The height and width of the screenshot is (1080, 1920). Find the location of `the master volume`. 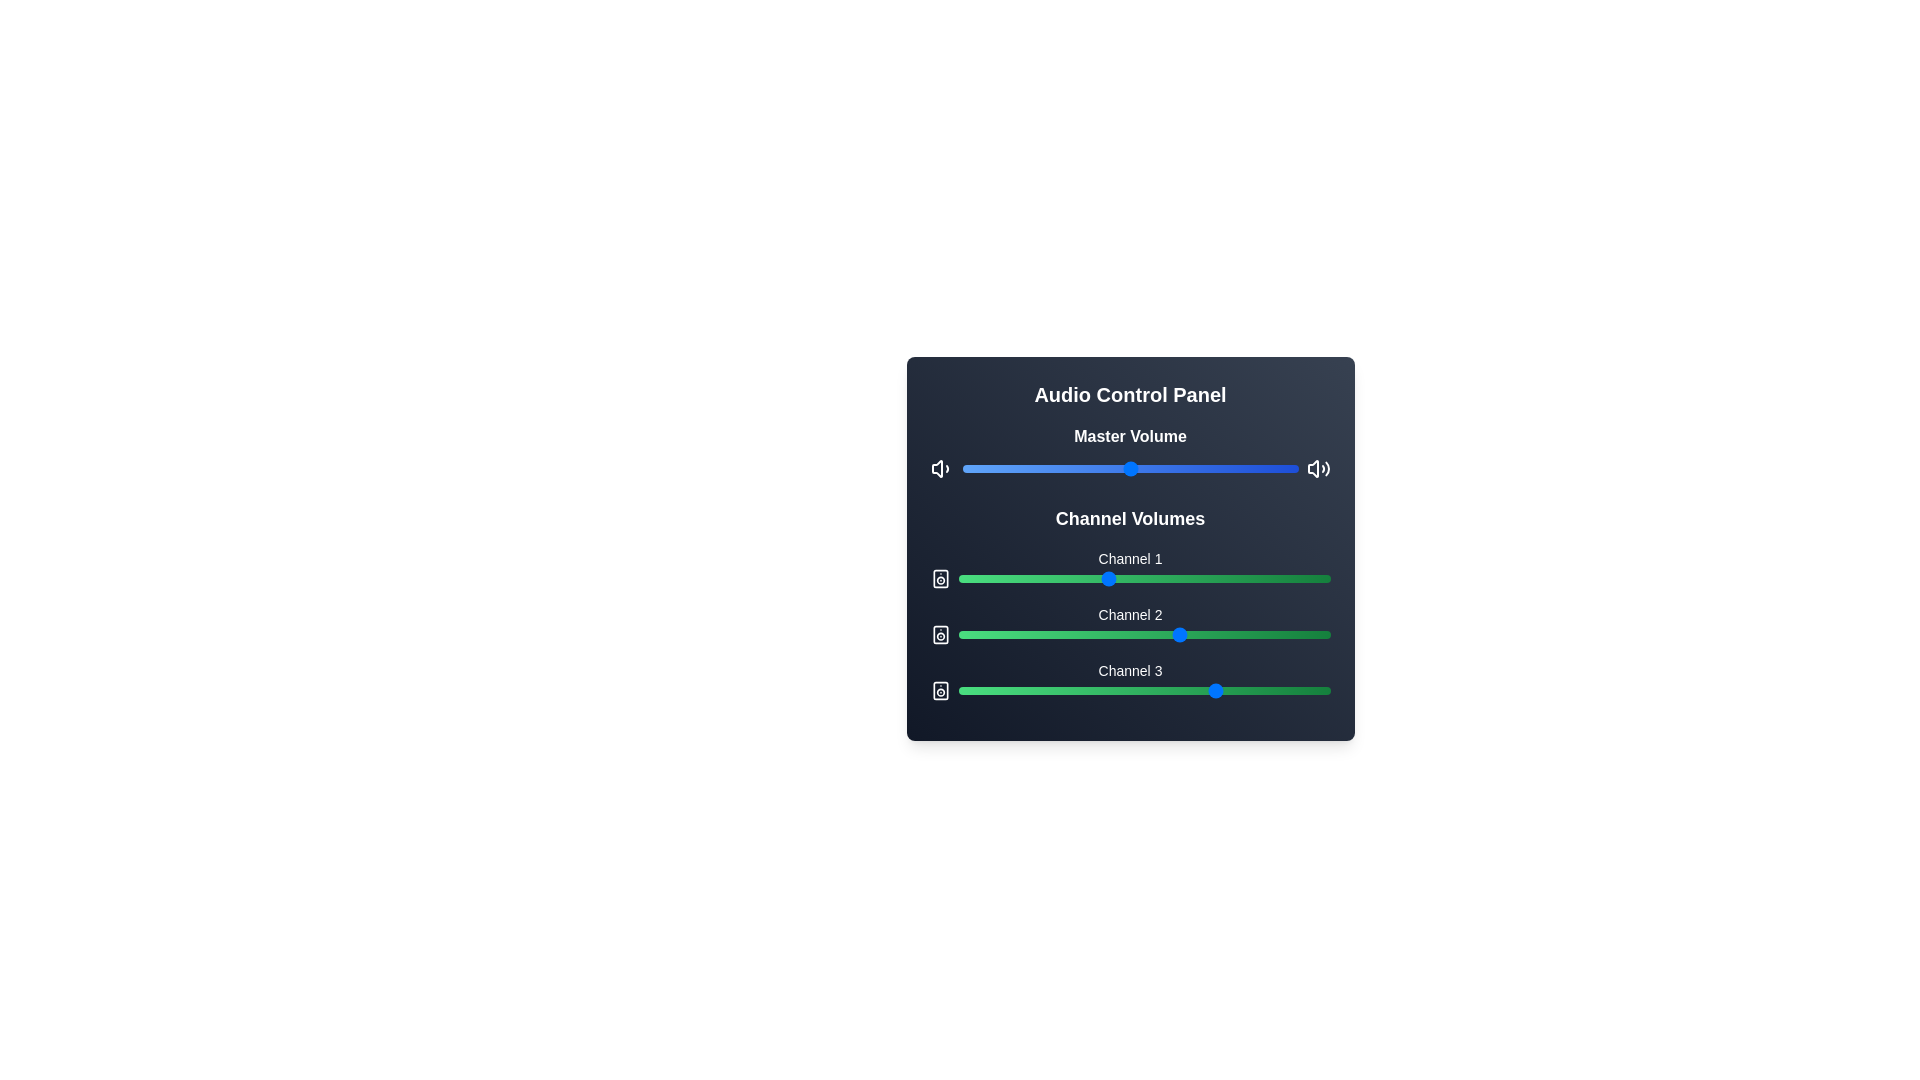

the master volume is located at coordinates (1233, 469).